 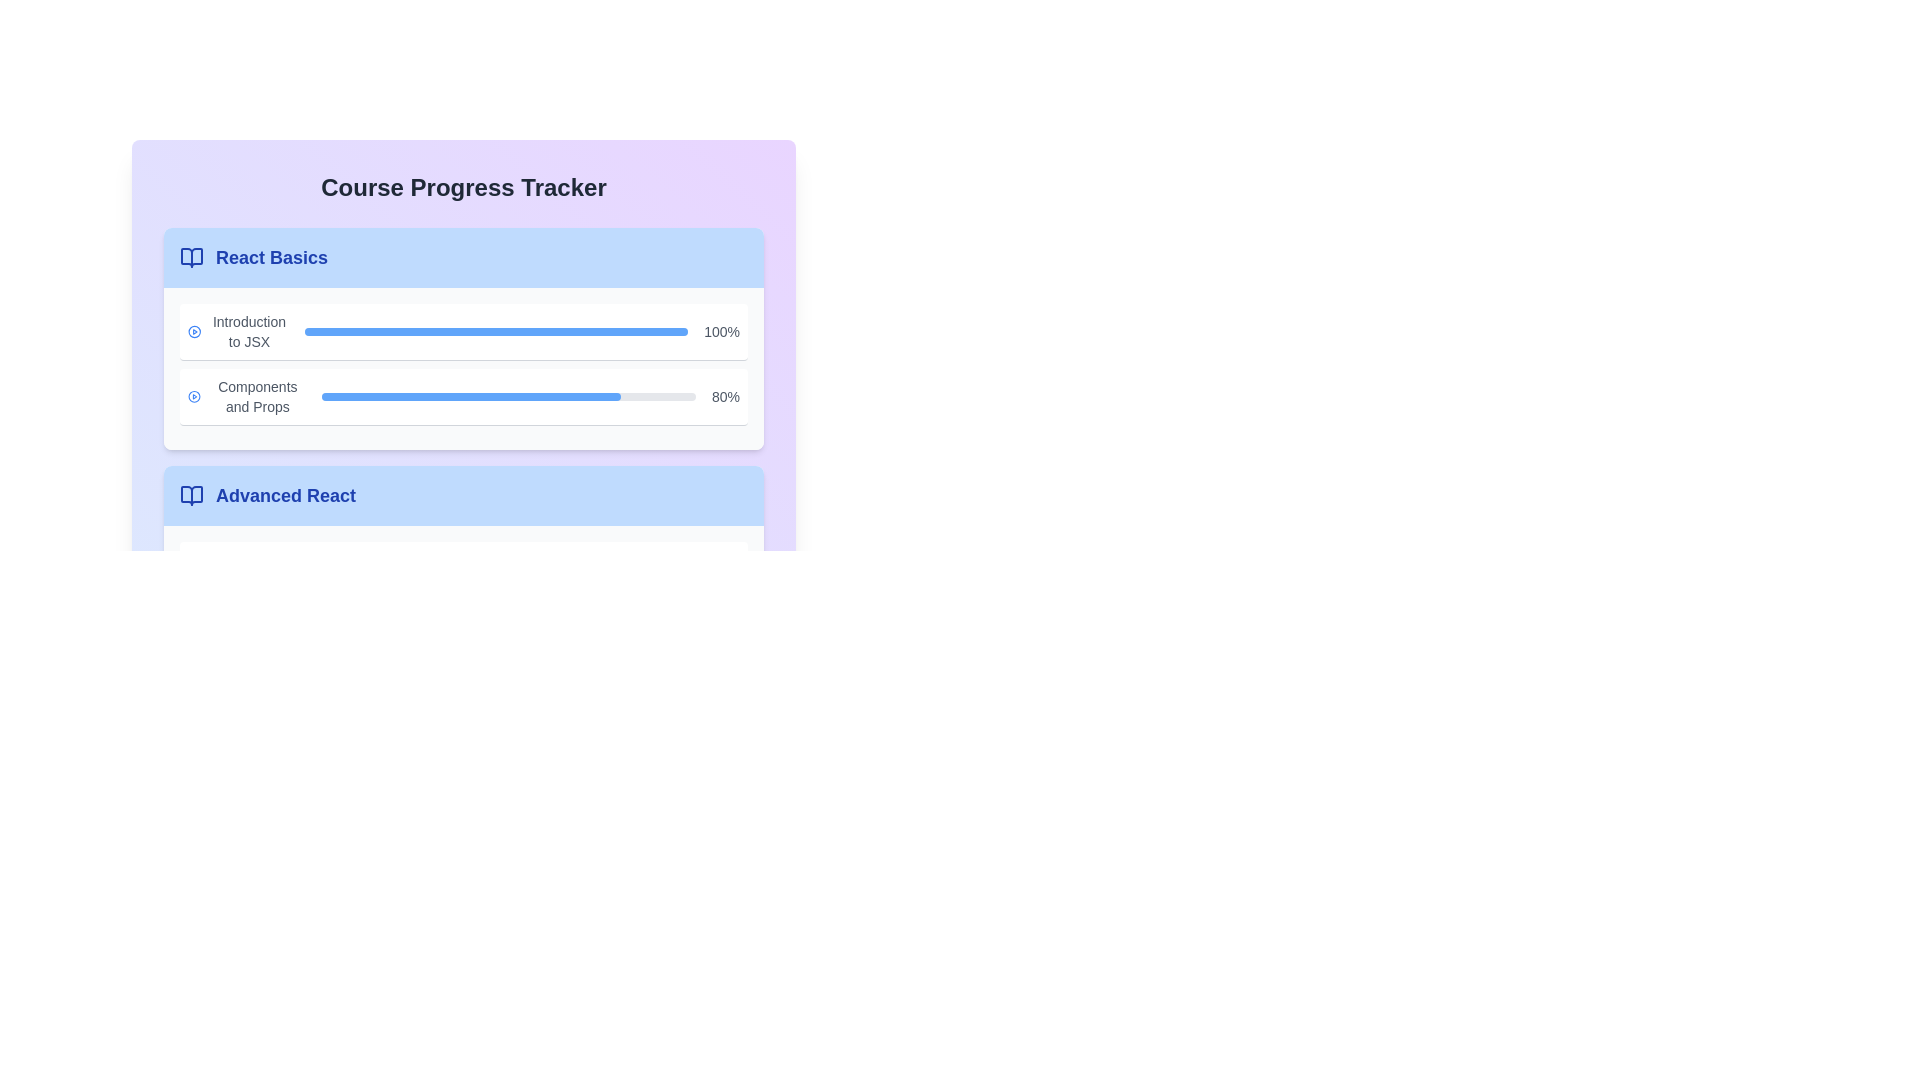 I want to click on the open book icon, which is styled in blue and located to the left of the 'React Basics' text, so click(x=192, y=257).